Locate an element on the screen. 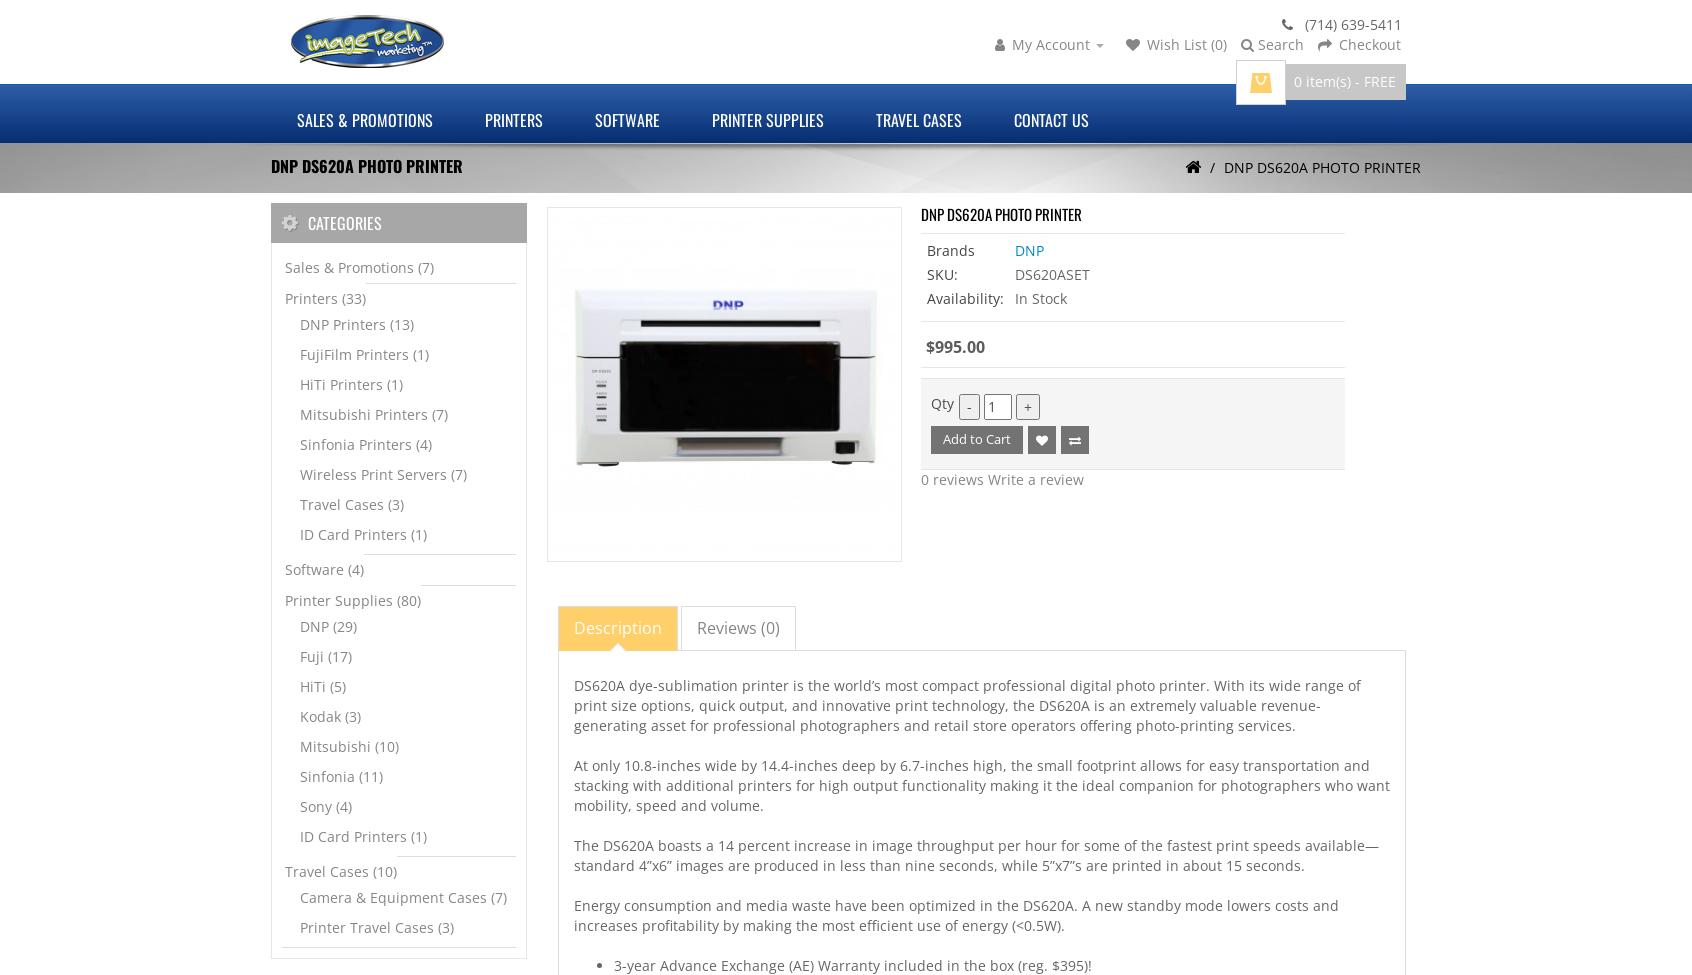 The width and height of the screenshot is (1692, 975). 'Categories' is located at coordinates (343, 222).